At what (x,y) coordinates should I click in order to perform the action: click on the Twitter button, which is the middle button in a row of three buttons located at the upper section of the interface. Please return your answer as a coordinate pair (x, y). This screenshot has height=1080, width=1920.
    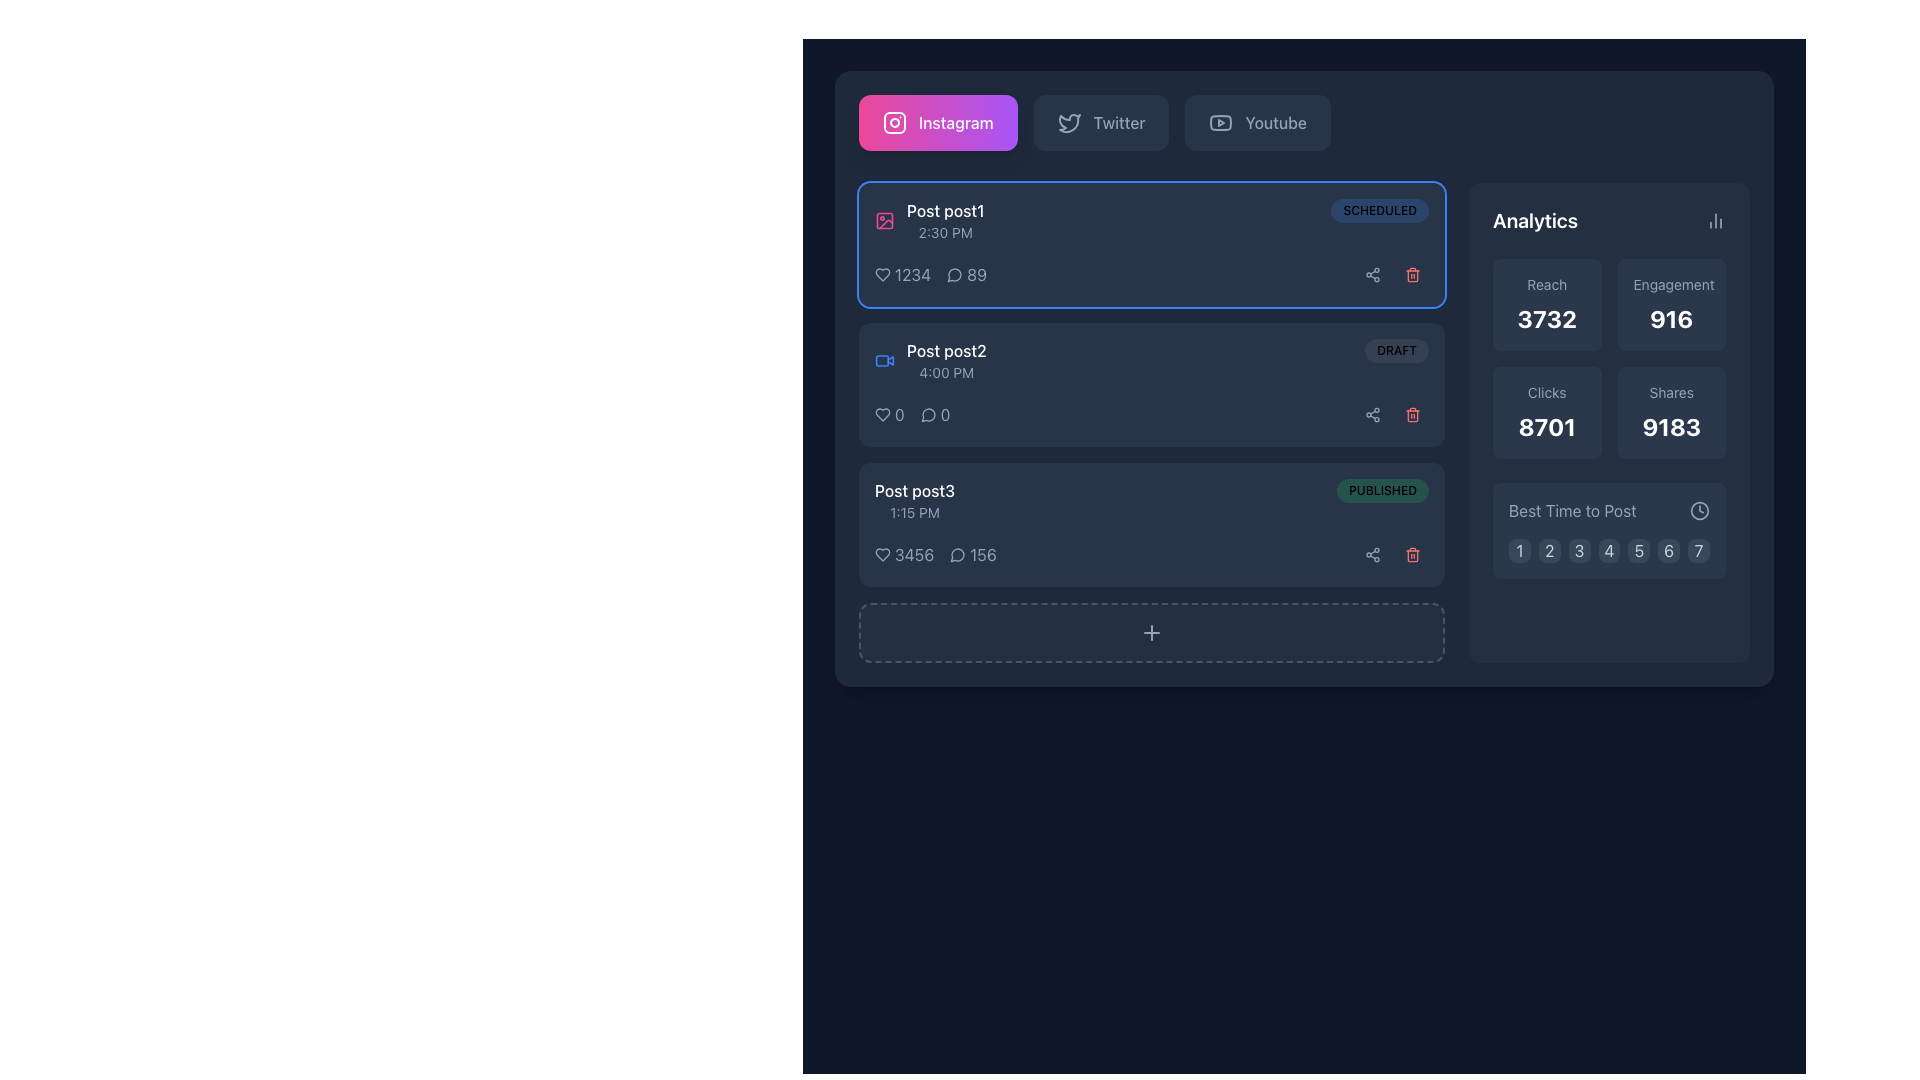
    Looking at the image, I should click on (1100, 123).